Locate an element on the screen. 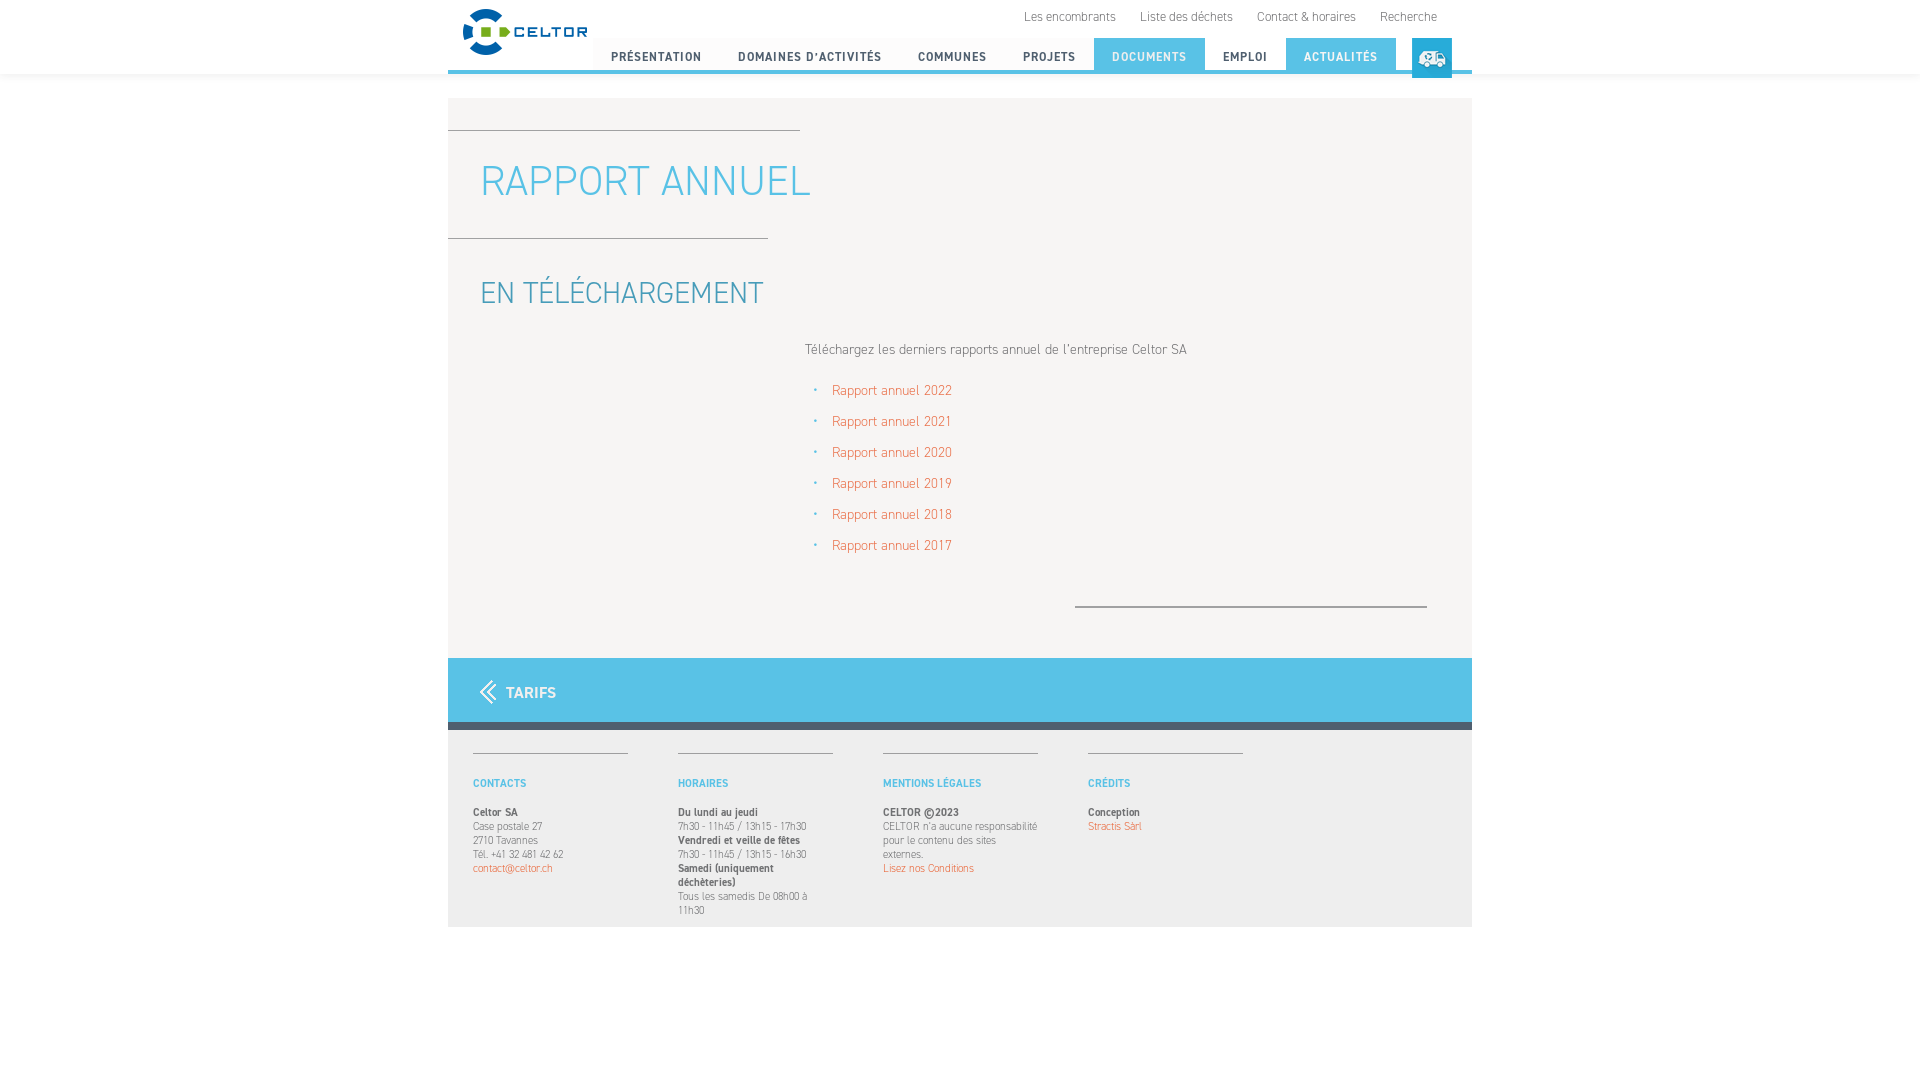  'Rapport annuel 2021' is located at coordinates (831, 420).